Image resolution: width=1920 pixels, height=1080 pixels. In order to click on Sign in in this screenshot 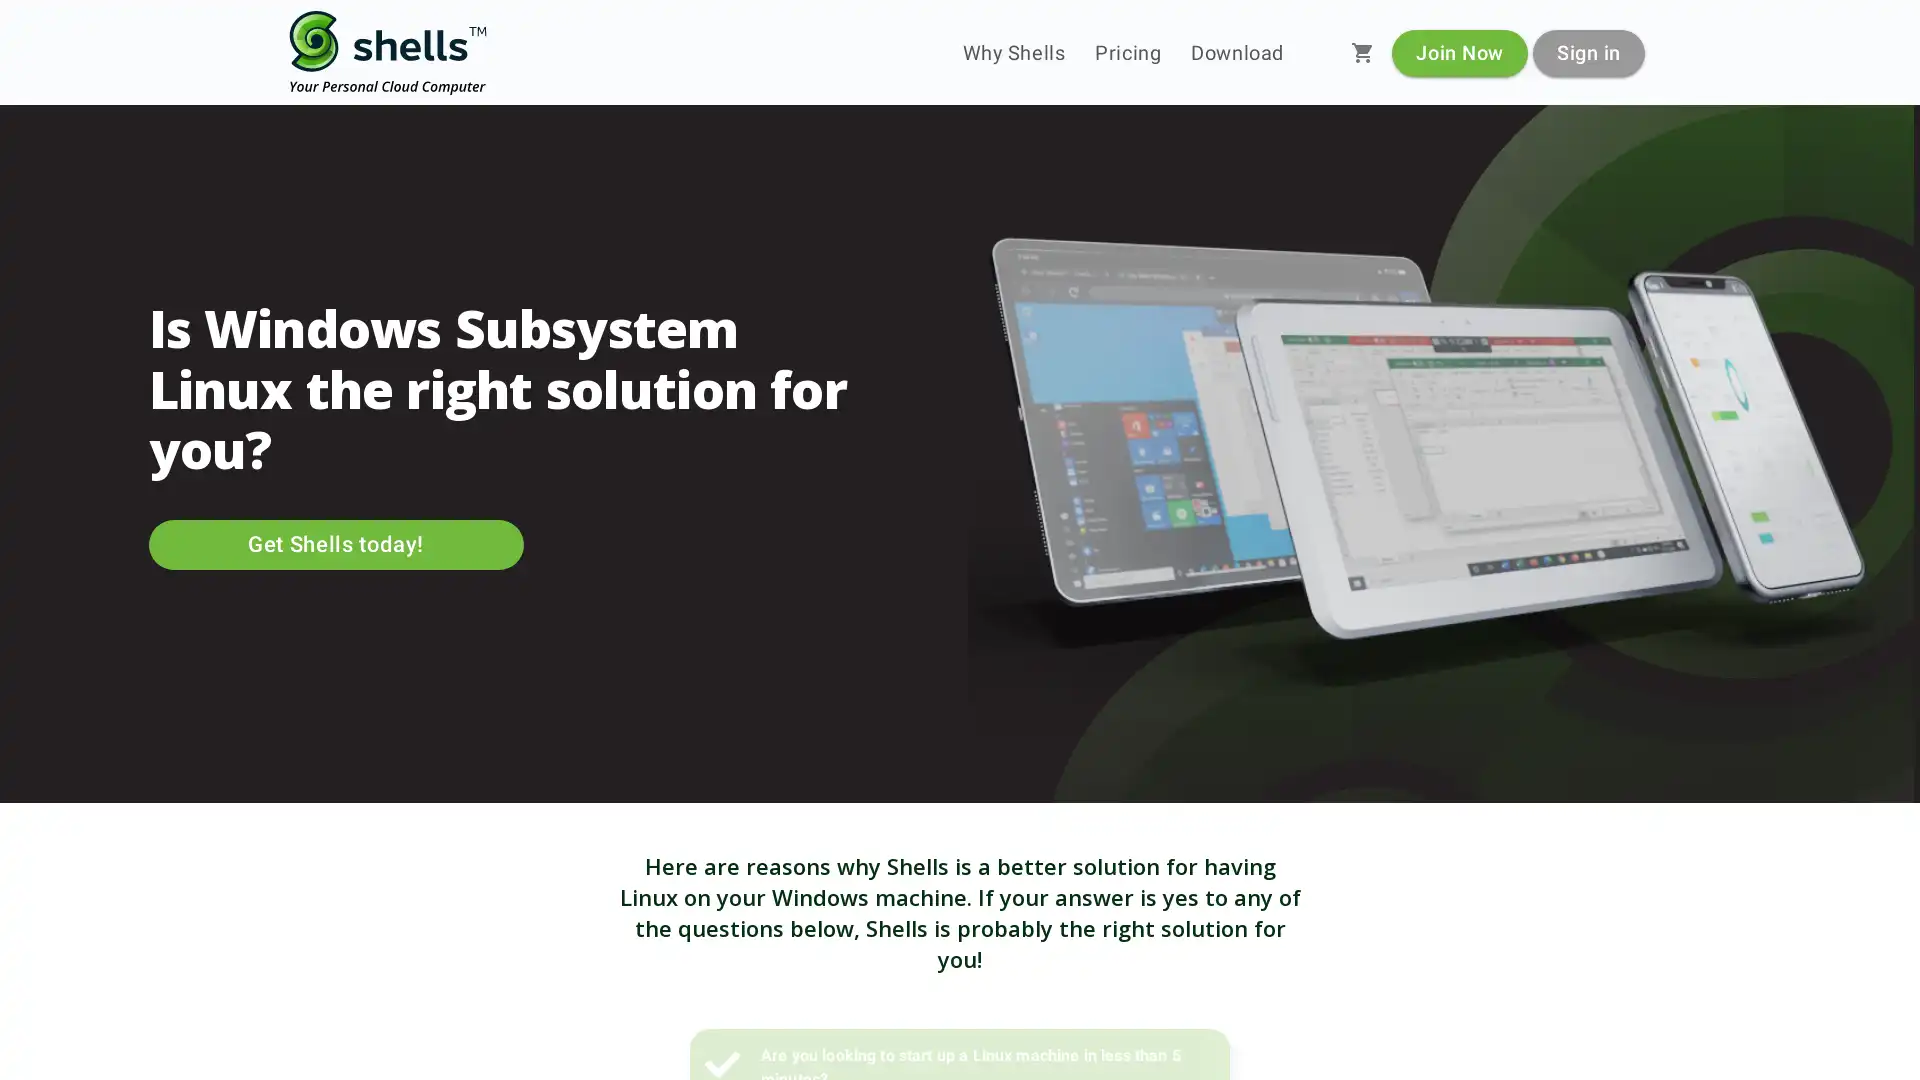, I will do `click(1587, 51)`.